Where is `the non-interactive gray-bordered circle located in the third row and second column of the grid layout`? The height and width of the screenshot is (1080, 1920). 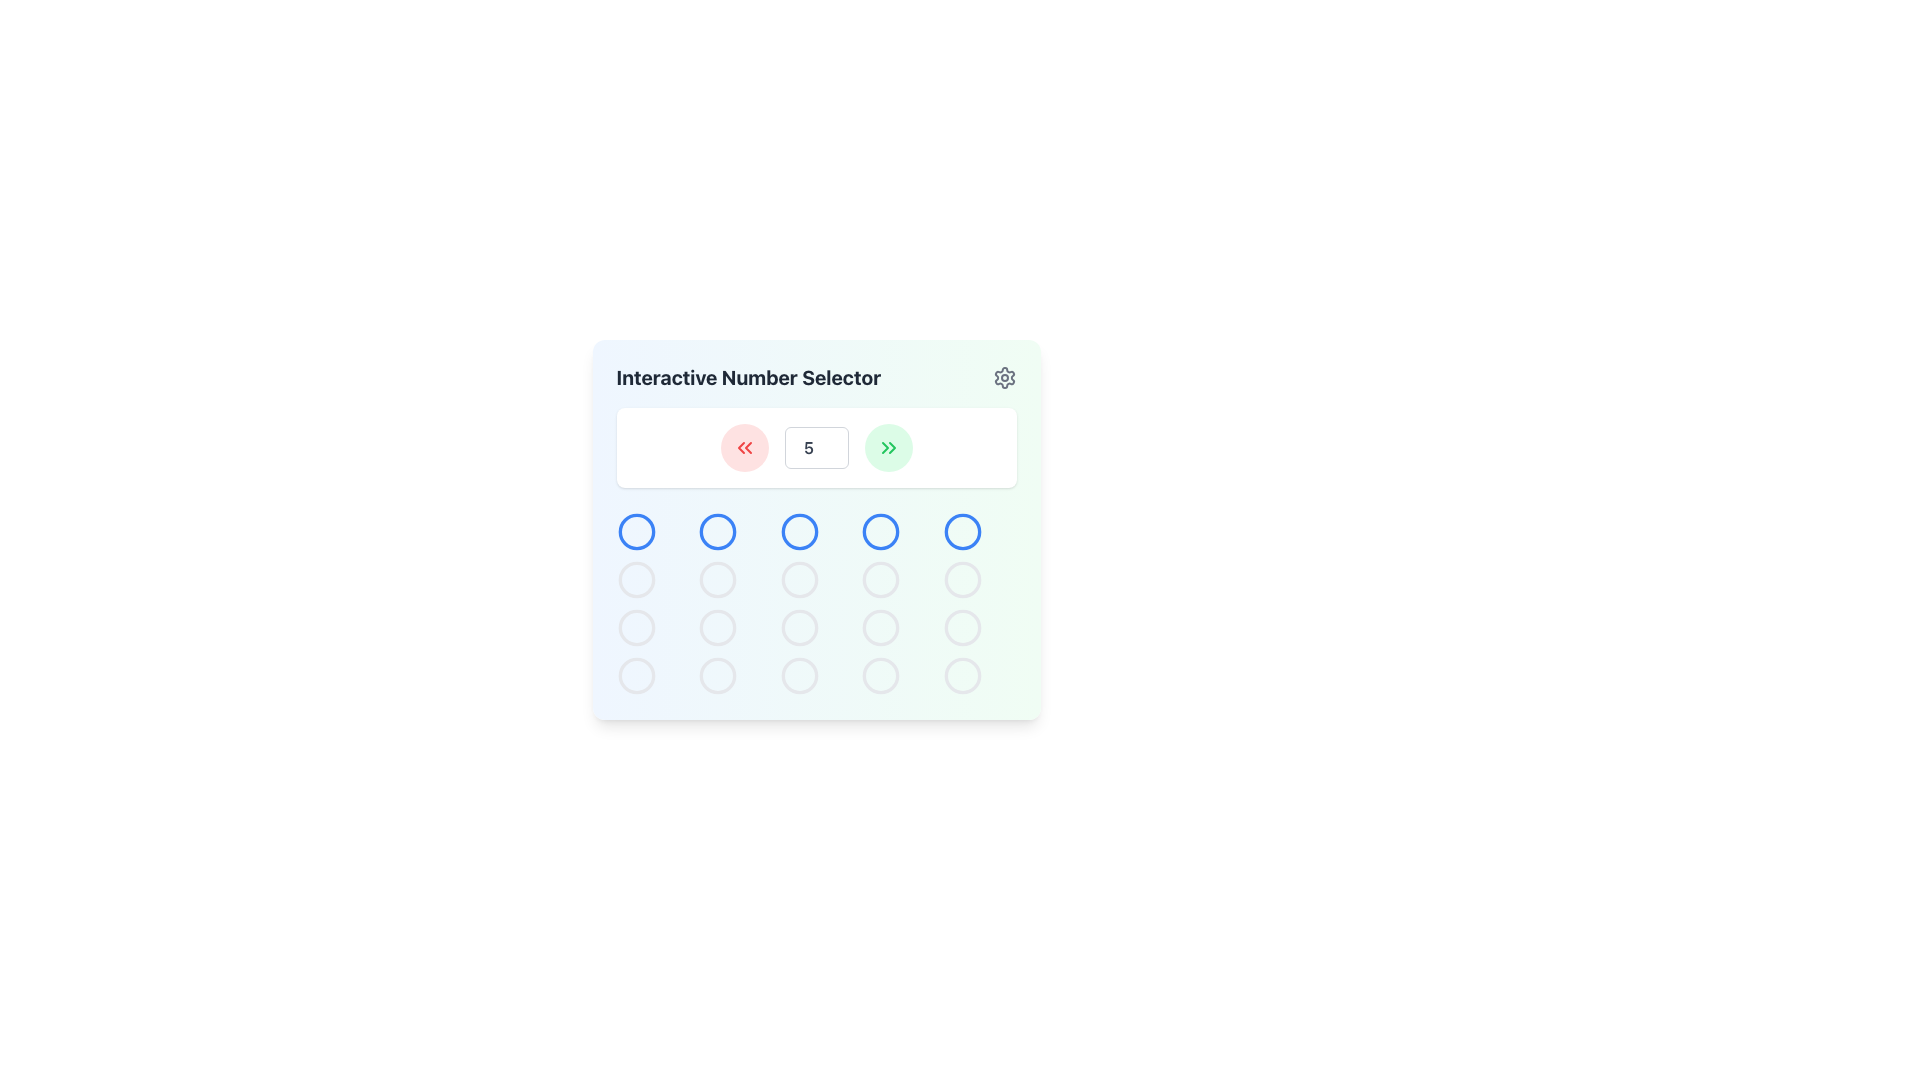 the non-interactive gray-bordered circle located in the third row and second column of the grid layout is located at coordinates (718, 627).